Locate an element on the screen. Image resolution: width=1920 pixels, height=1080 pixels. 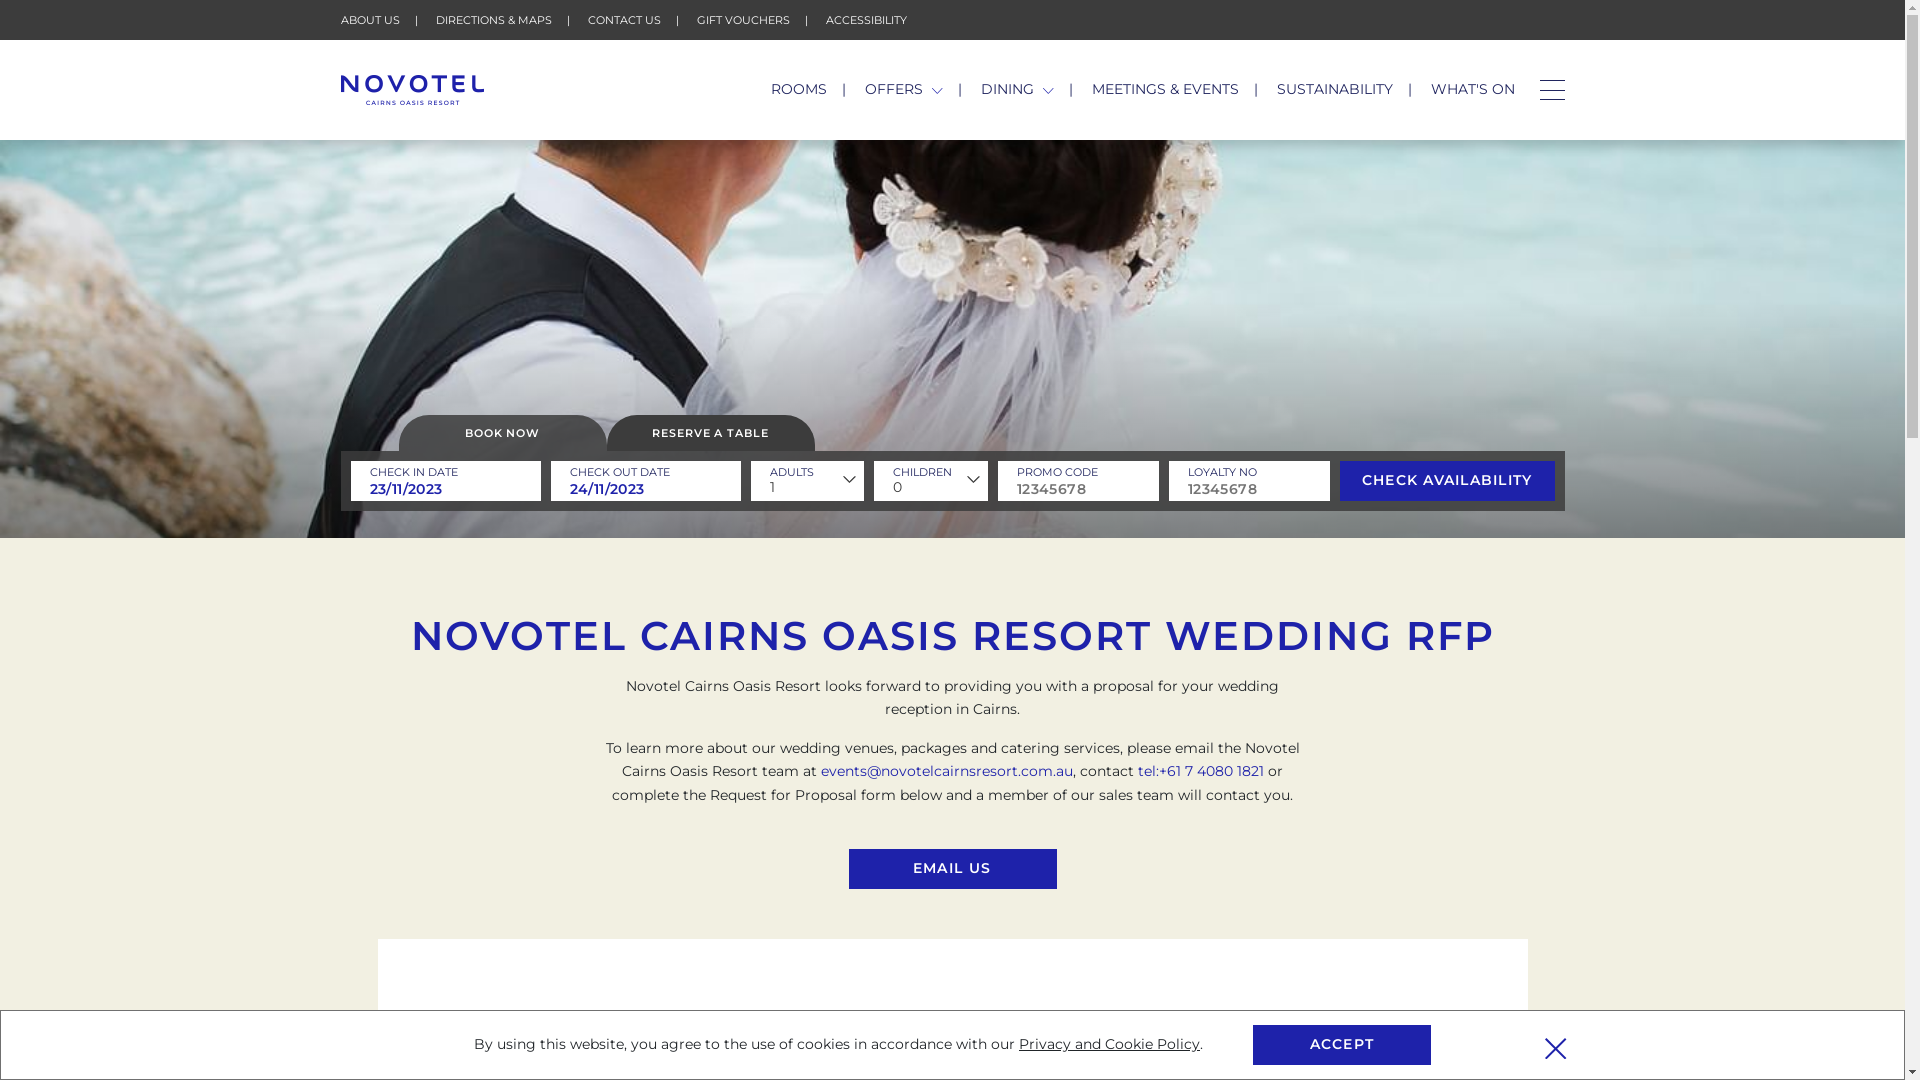
'CONTACT US' is located at coordinates (623, 19).